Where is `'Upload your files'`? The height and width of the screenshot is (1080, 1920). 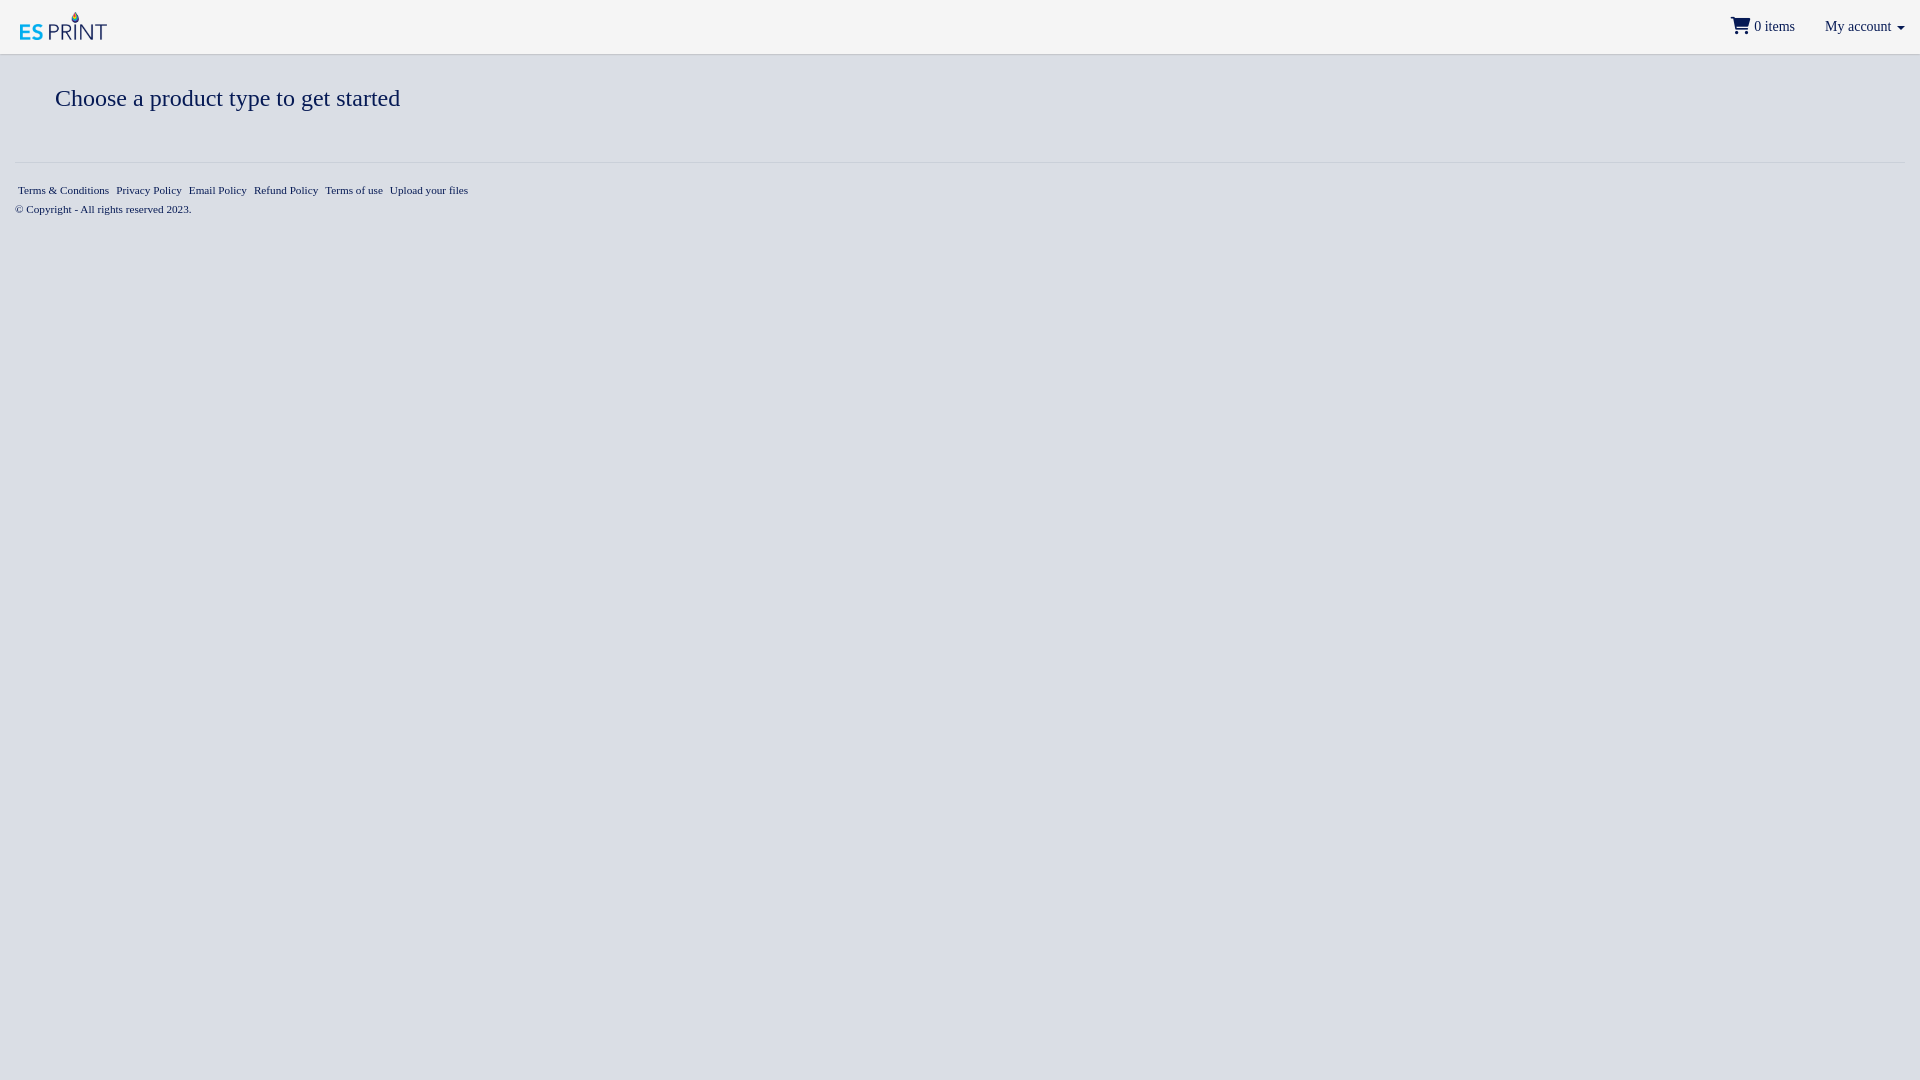 'Upload your files' is located at coordinates (427, 189).